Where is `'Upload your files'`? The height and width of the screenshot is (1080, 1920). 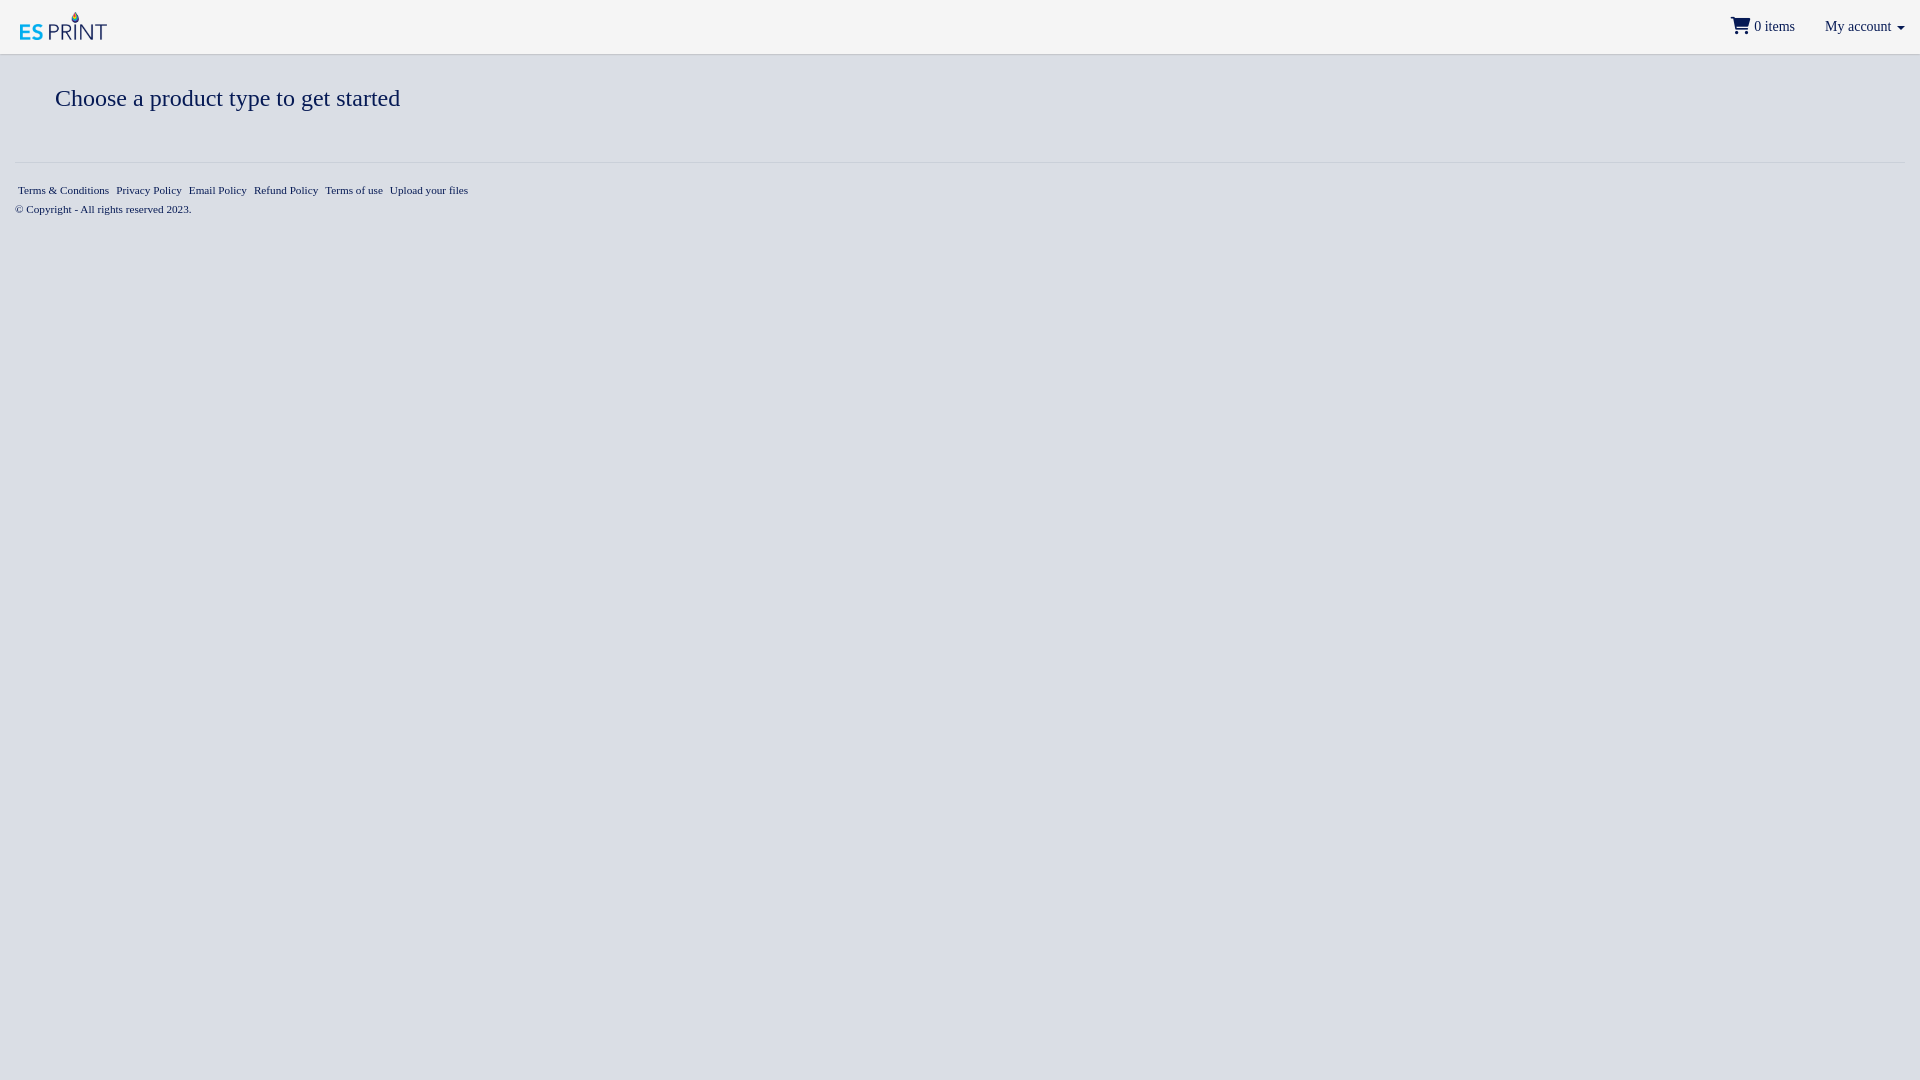 'Upload your files' is located at coordinates (427, 189).